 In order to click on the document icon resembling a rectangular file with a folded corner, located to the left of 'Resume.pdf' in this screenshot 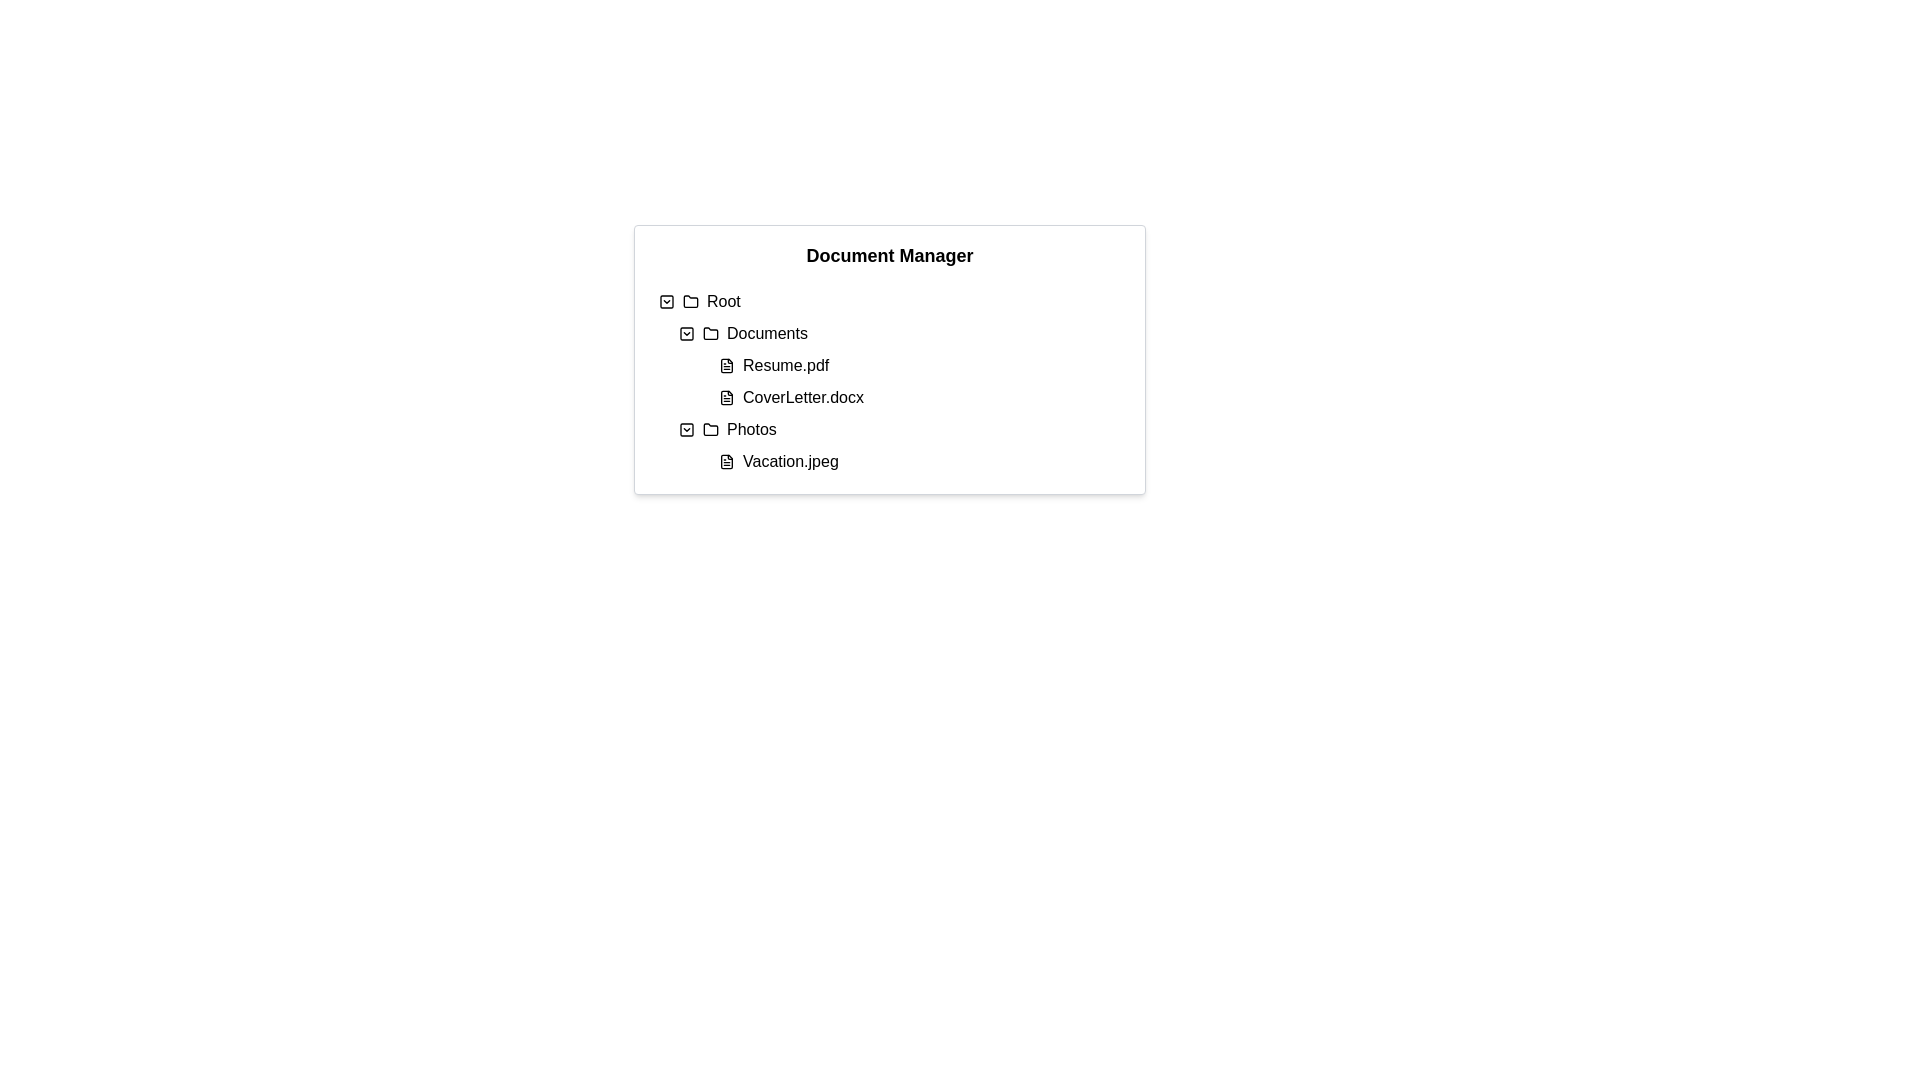, I will do `click(725, 366)`.